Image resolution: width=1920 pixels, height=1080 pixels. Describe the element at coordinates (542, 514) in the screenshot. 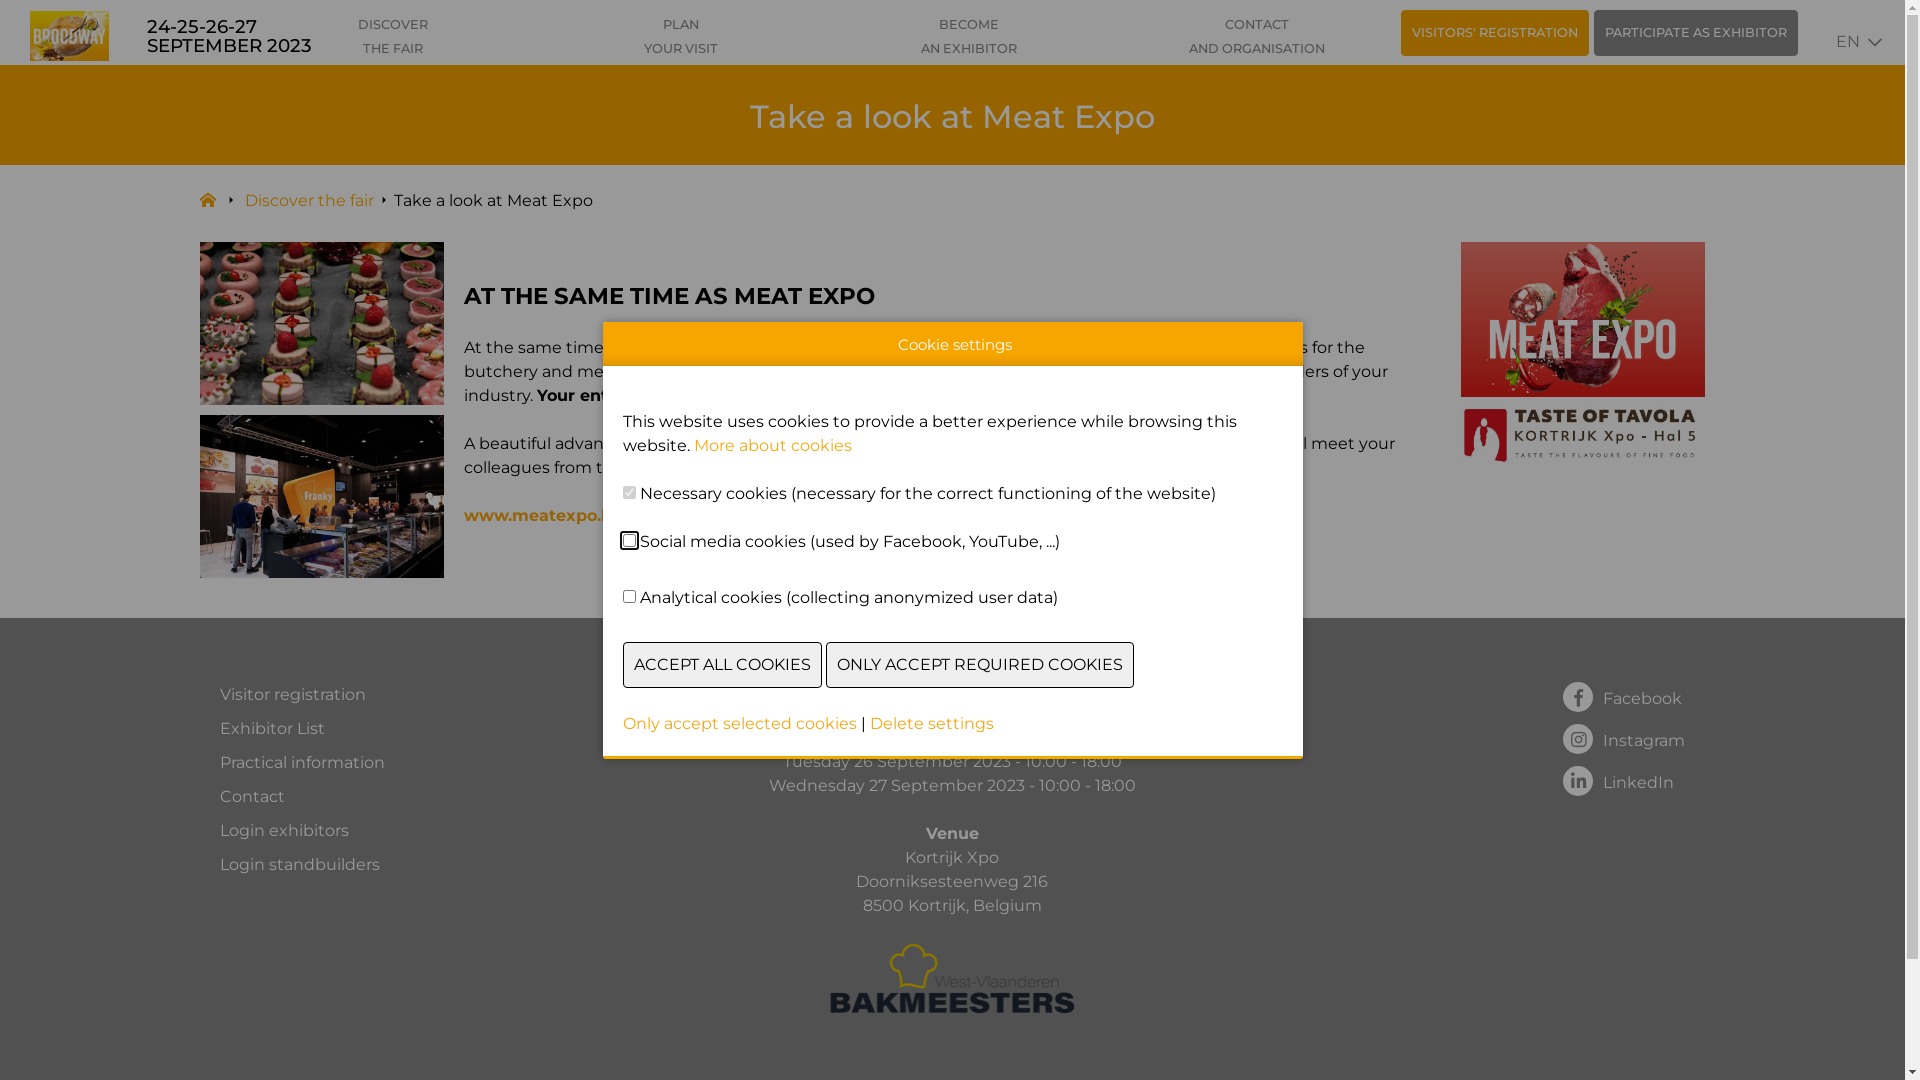

I see `'www.meatexpo.be'` at that location.